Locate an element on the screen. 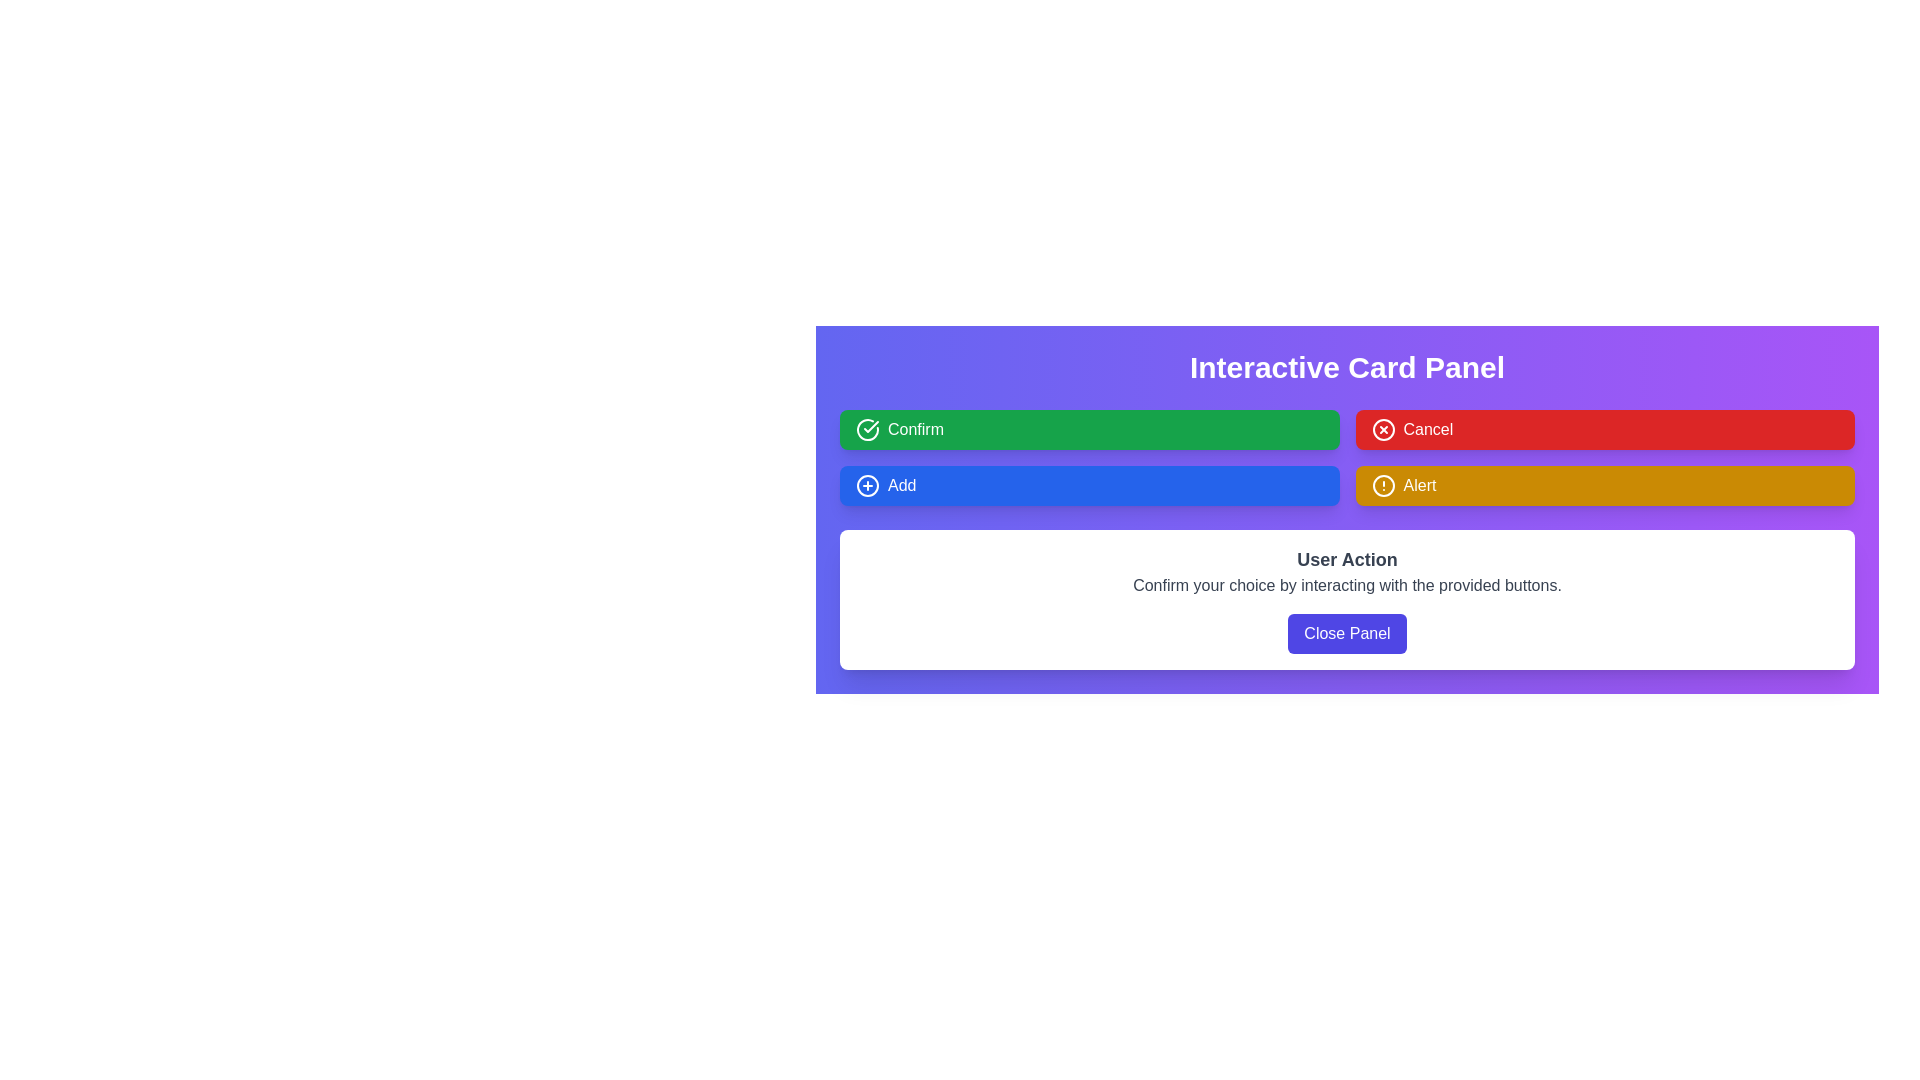 The height and width of the screenshot is (1080, 1920). the static text label that reads 'Confirm your choice by interacting with the provided buttons,' located below the 'User Action' heading and above the 'Close Panel' button is located at coordinates (1347, 585).